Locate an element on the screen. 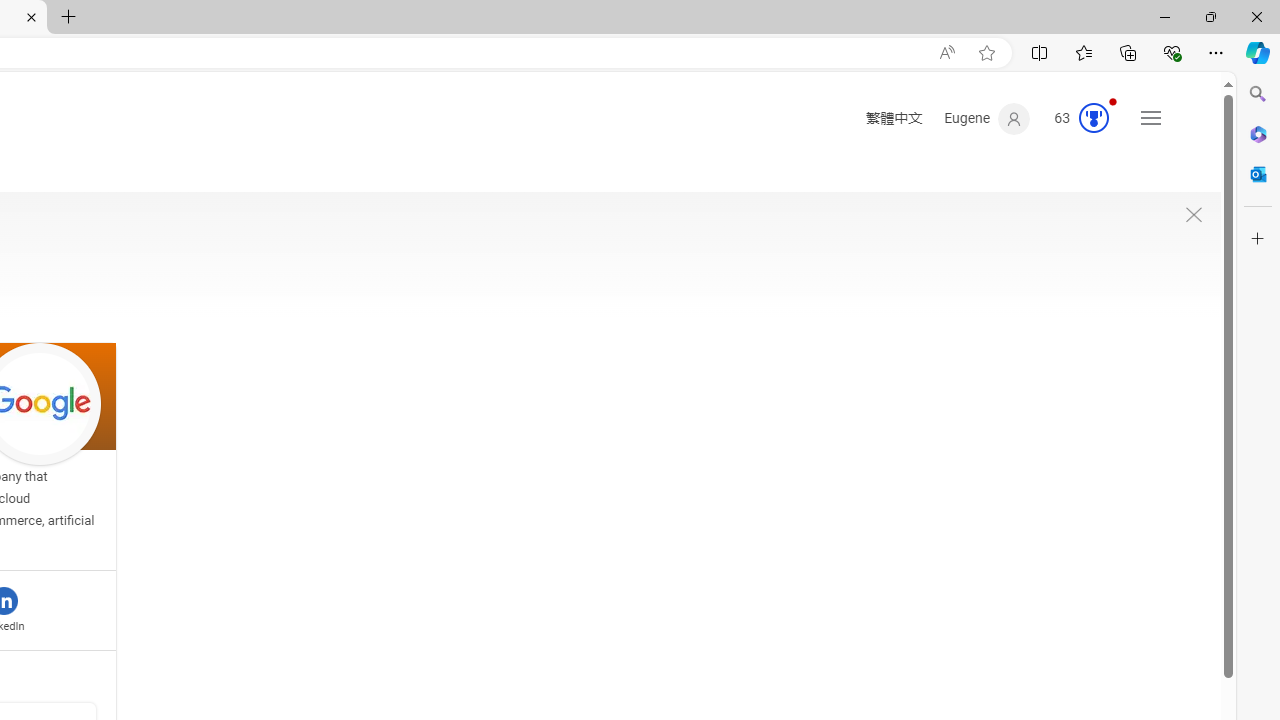 Image resolution: width=1280 pixels, height=720 pixels. 'AutomationID: serp_medal_svg' is located at coordinates (1092, 118).